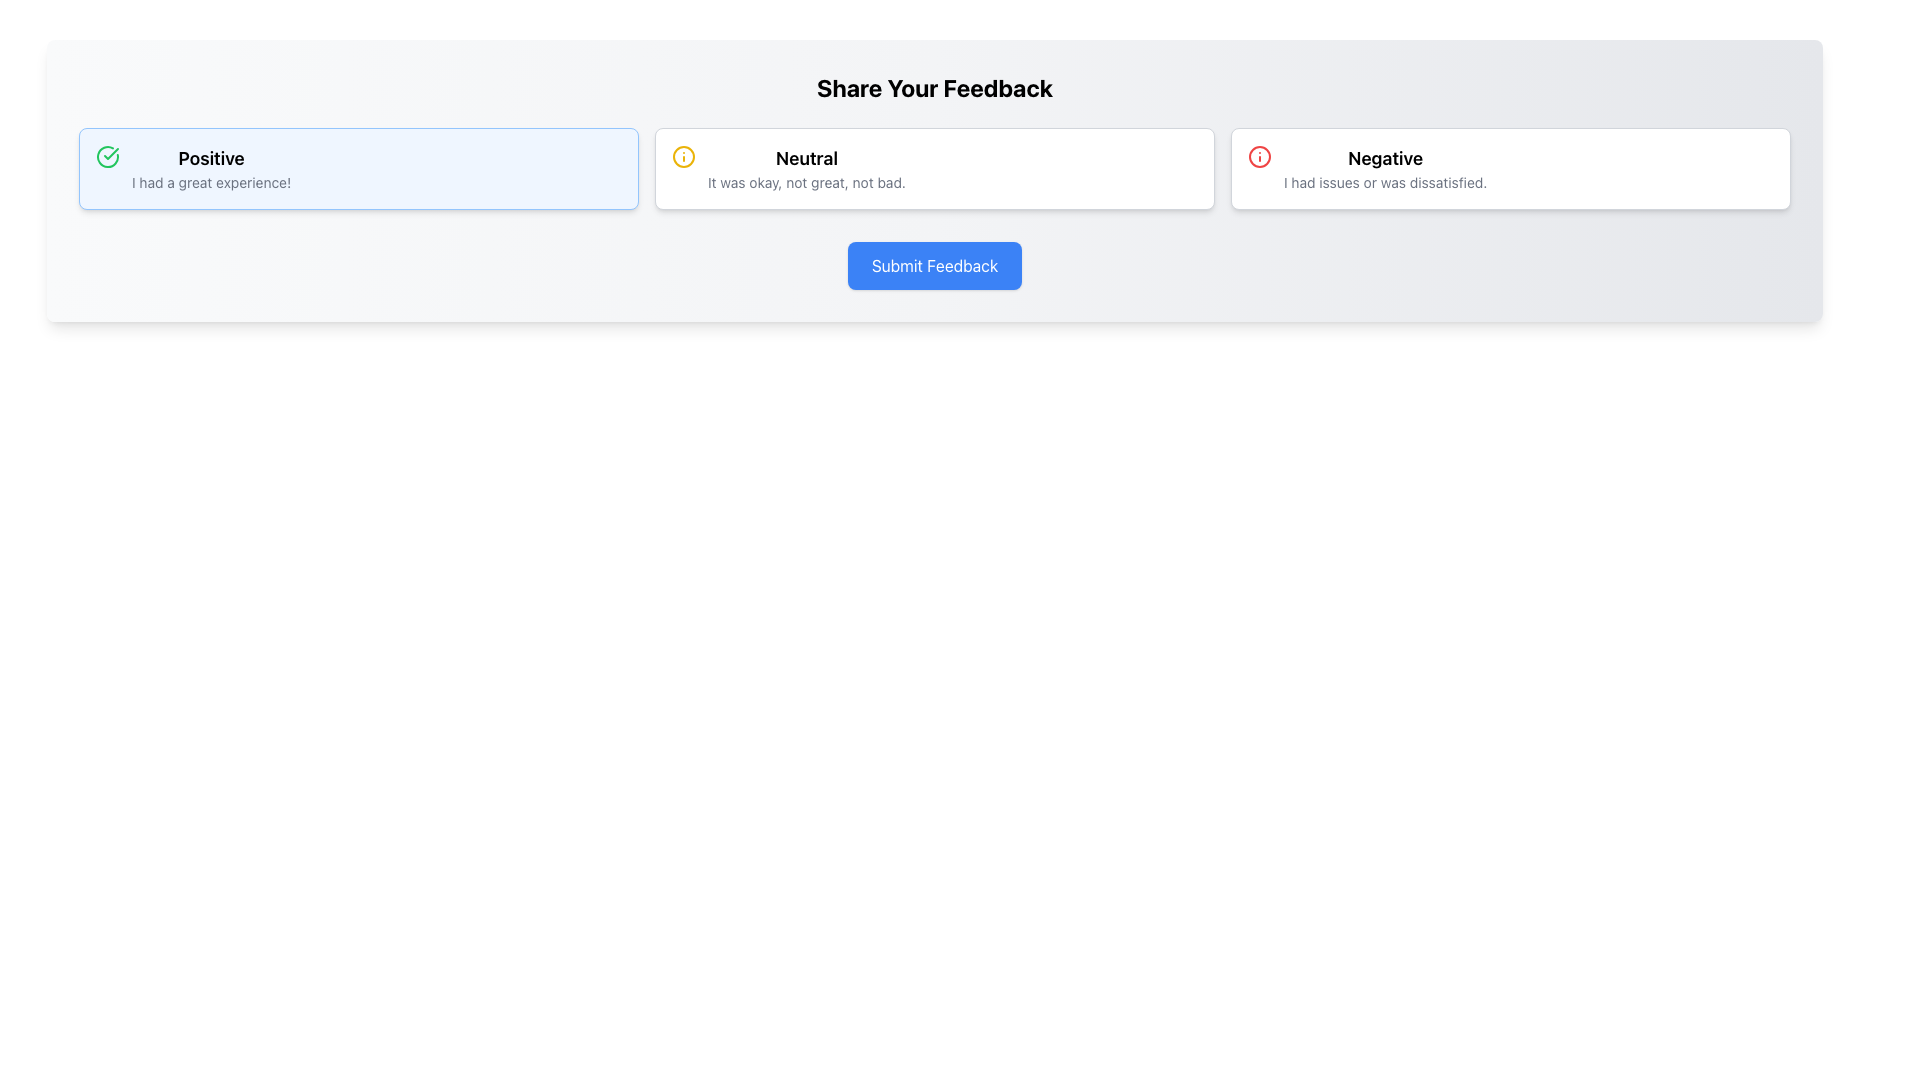  Describe the element at coordinates (934, 87) in the screenshot. I see `the heading that states 'Share Your Feedback', which is styled in large, bold black text and positioned at the top of the feedback section` at that location.